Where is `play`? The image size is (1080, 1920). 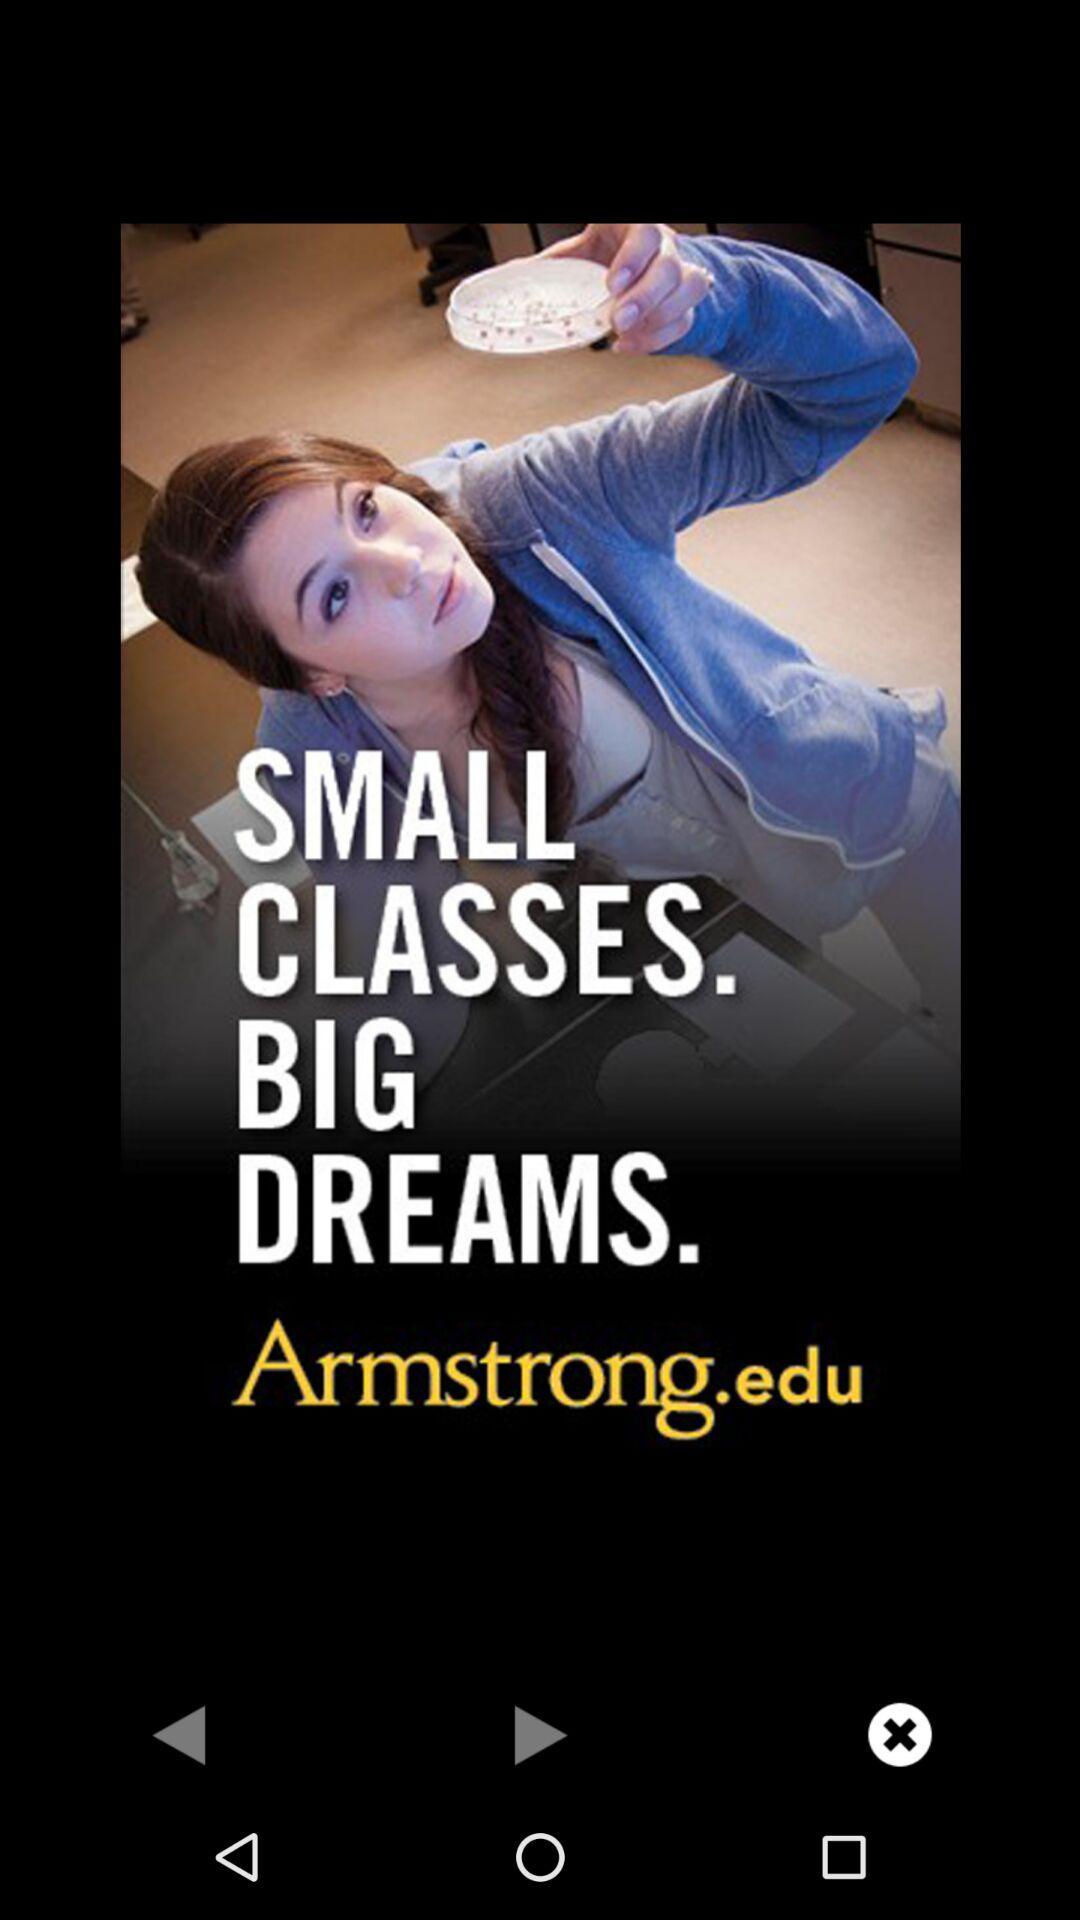
play is located at coordinates (540, 1733).